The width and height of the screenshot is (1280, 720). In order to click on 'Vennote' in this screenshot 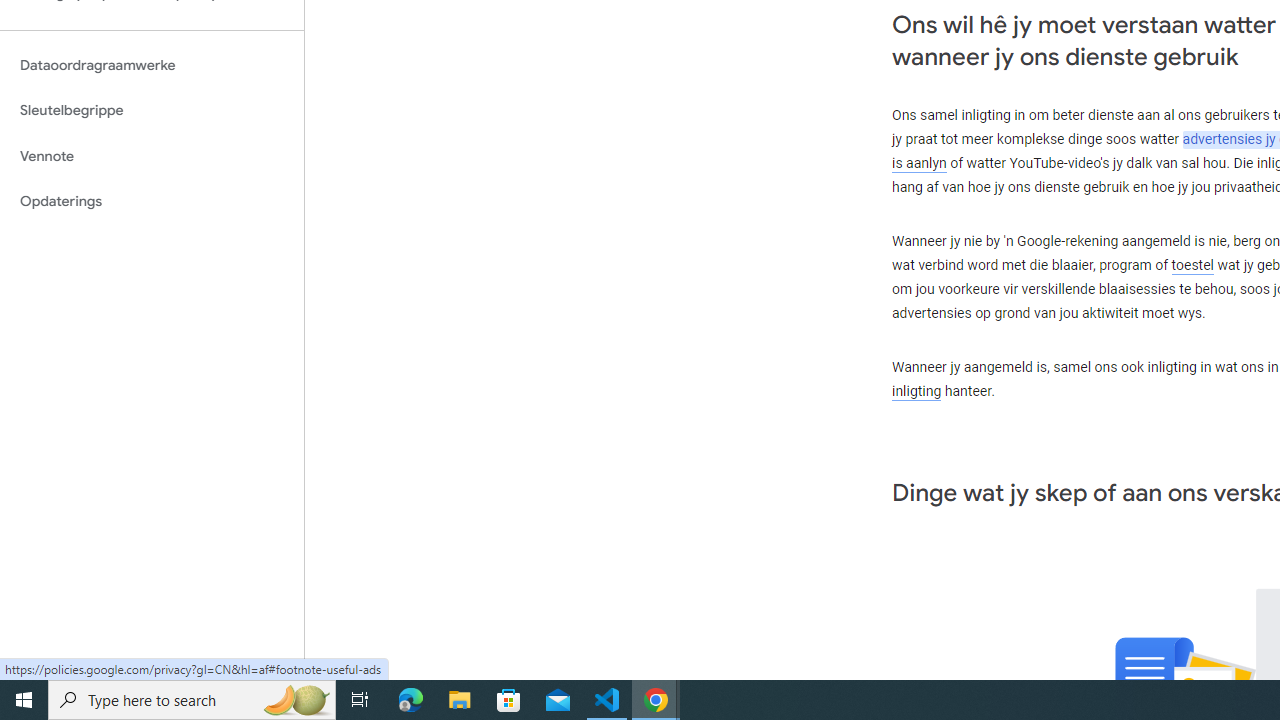, I will do `click(151, 155)`.